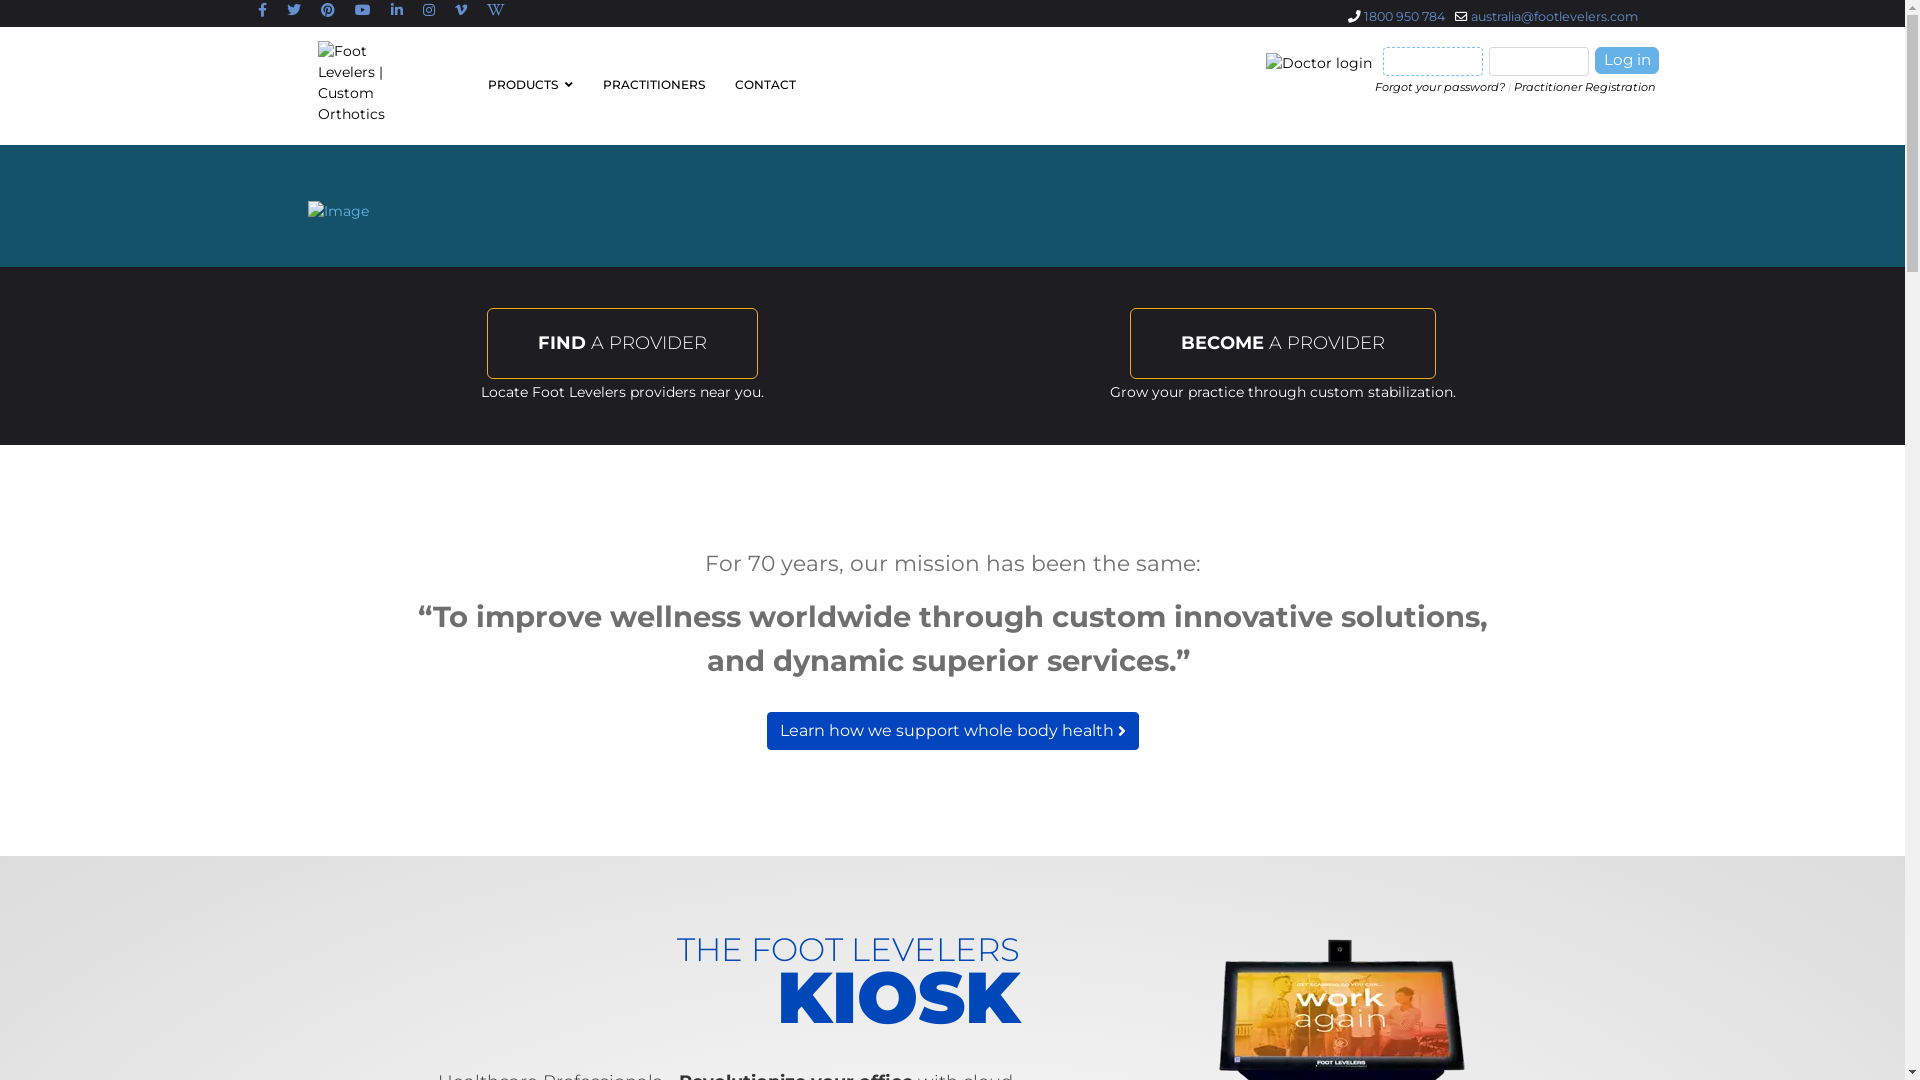  What do you see at coordinates (1403, 16) in the screenshot?
I see `'1800 950 784'` at bounding box center [1403, 16].